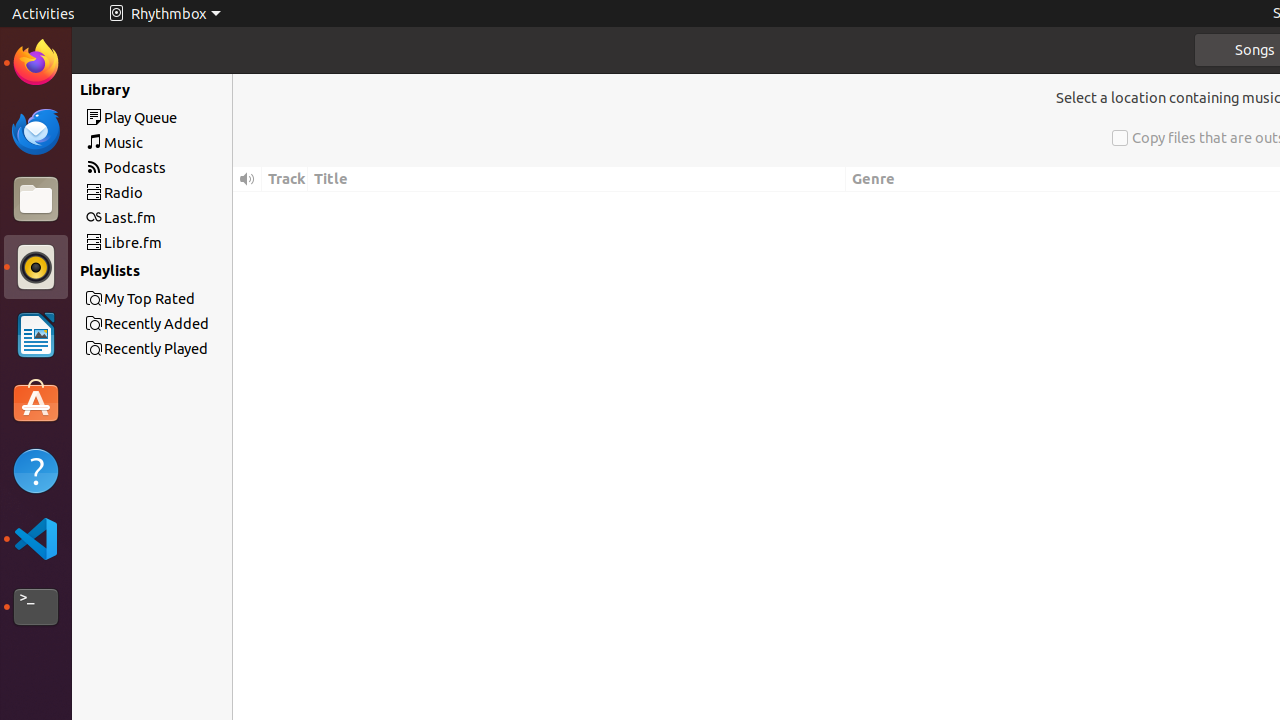  Describe the element at coordinates (188, 166) in the screenshot. I see `'Podcasts'` at that location.